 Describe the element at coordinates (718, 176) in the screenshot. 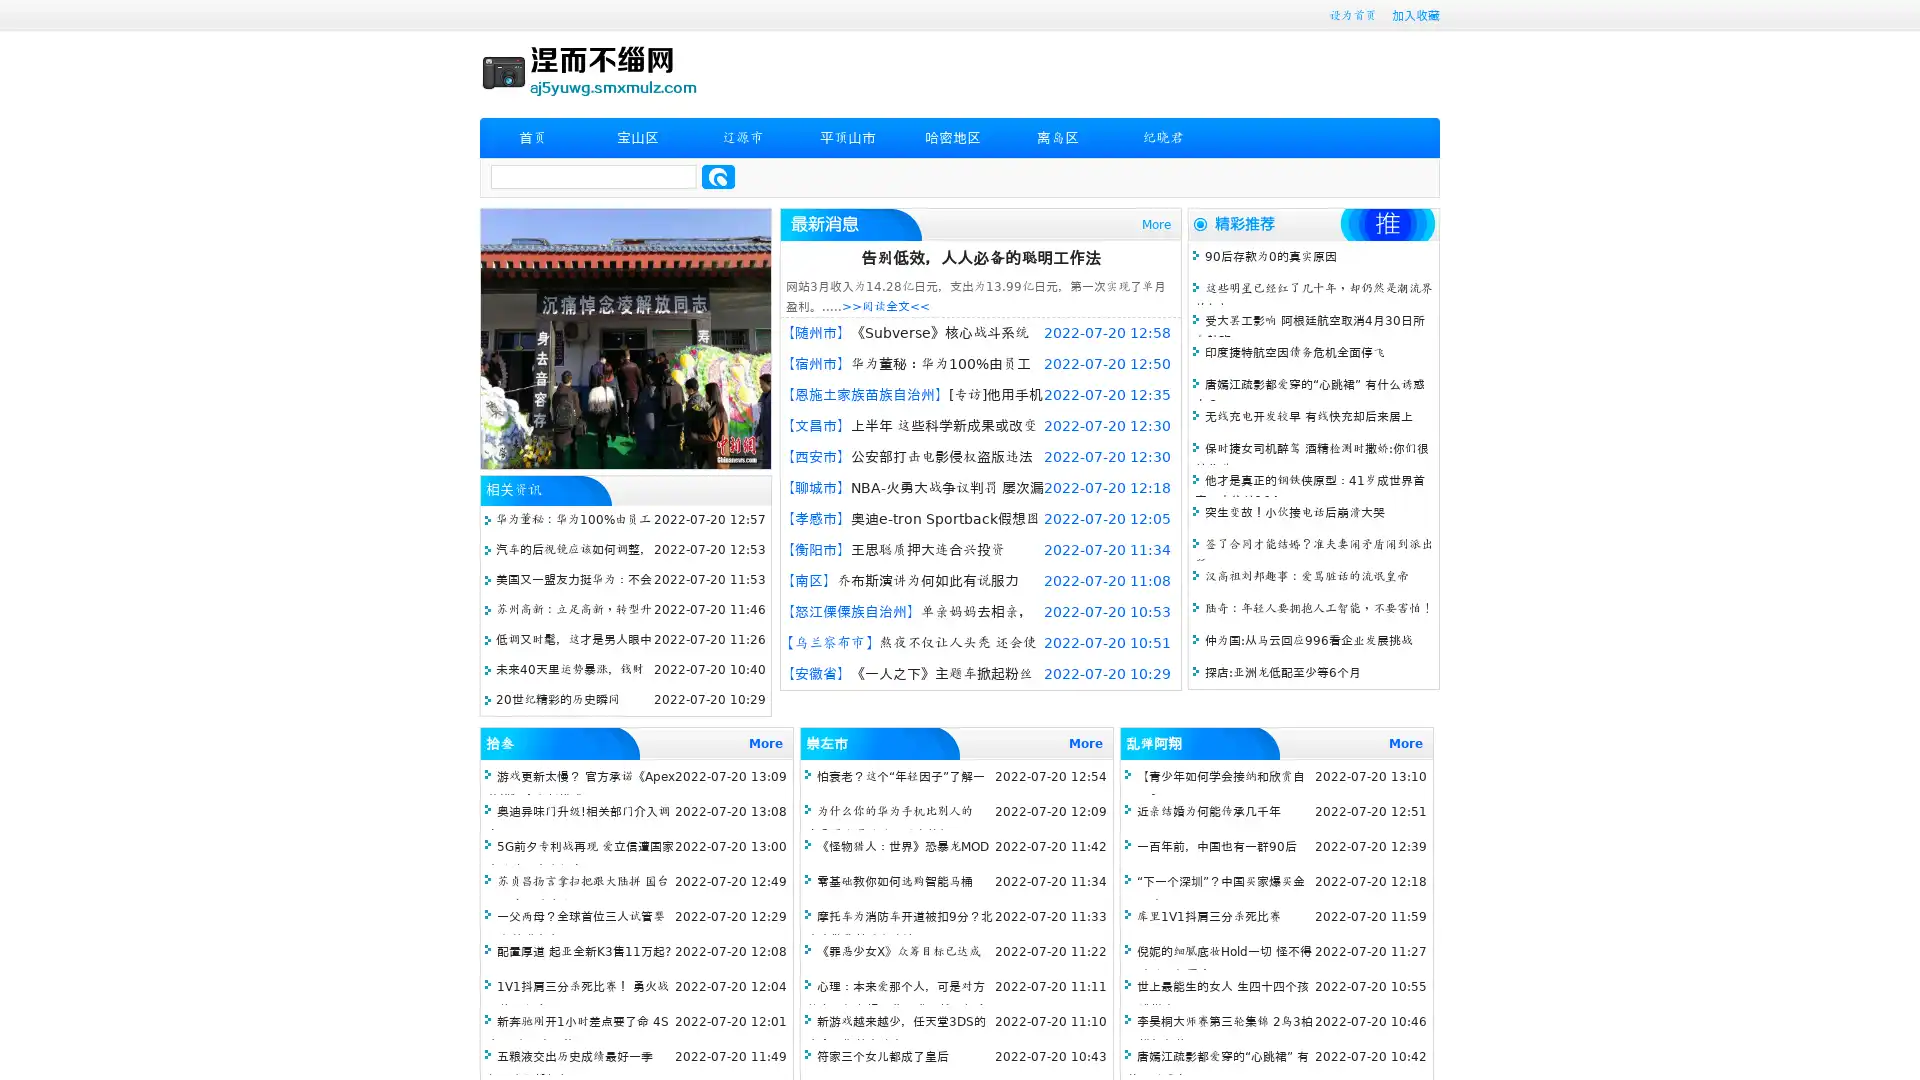

I see `Search` at that location.